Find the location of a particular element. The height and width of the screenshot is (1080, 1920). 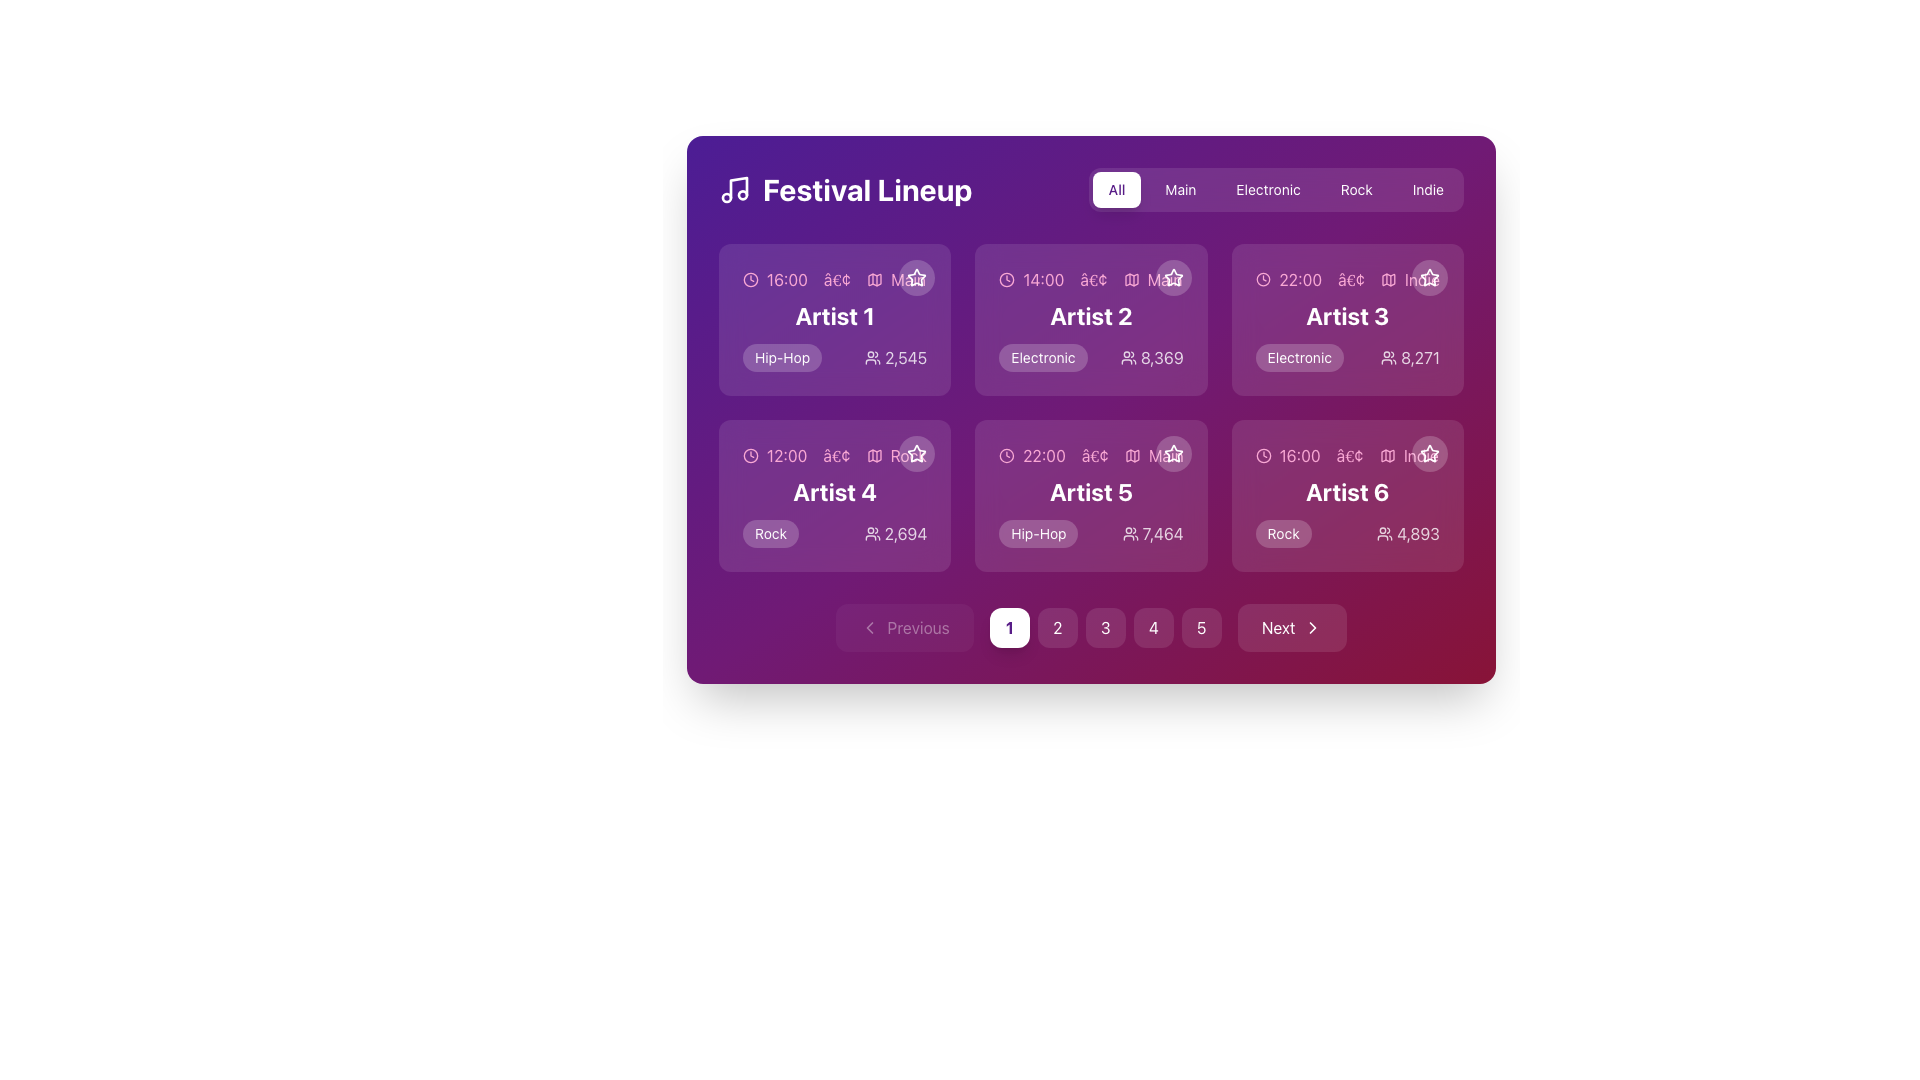

the pagination button located at the center of the navigation bar is located at coordinates (1104, 627).